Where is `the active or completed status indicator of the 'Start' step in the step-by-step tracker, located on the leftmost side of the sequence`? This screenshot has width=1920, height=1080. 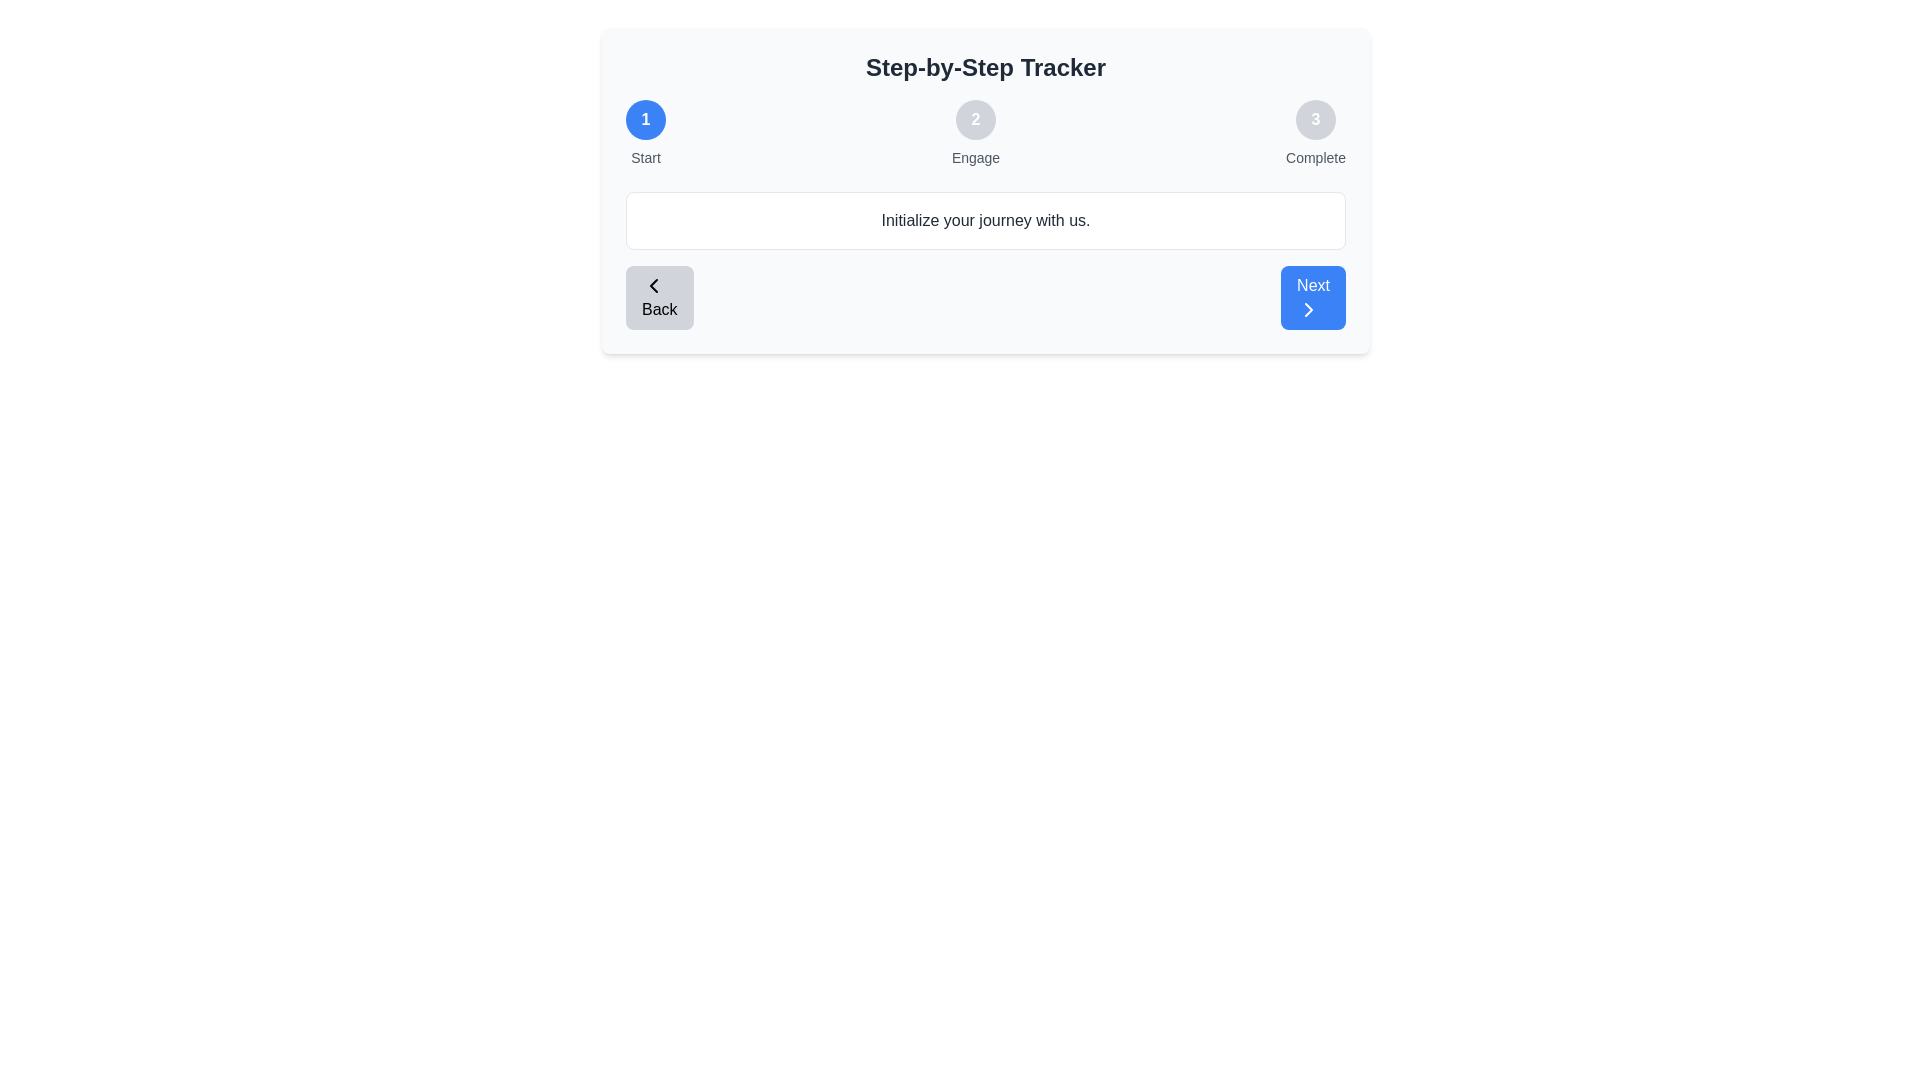 the active or completed status indicator of the 'Start' step in the step-by-step tracker, located on the leftmost side of the sequence is located at coordinates (646, 134).